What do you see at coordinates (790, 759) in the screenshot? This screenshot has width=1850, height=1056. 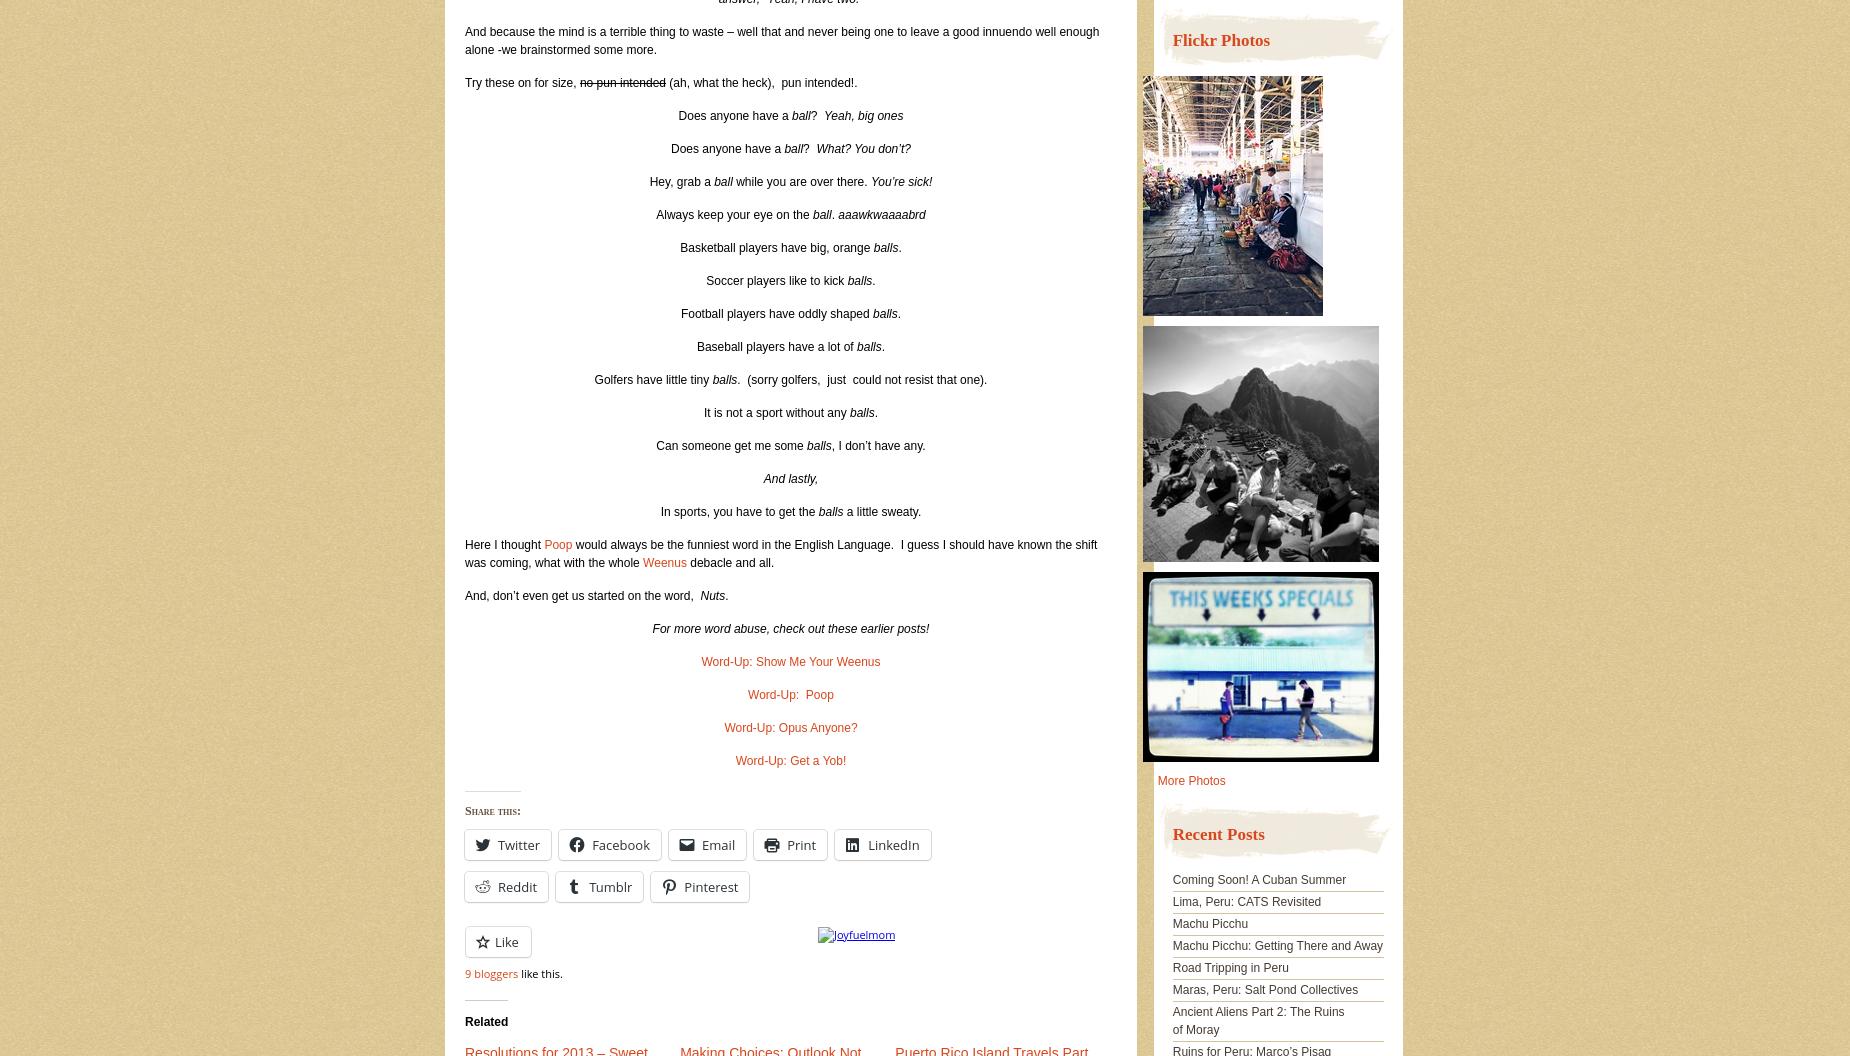 I see `'Word-Up: Get a Yob!'` at bounding box center [790, 759].